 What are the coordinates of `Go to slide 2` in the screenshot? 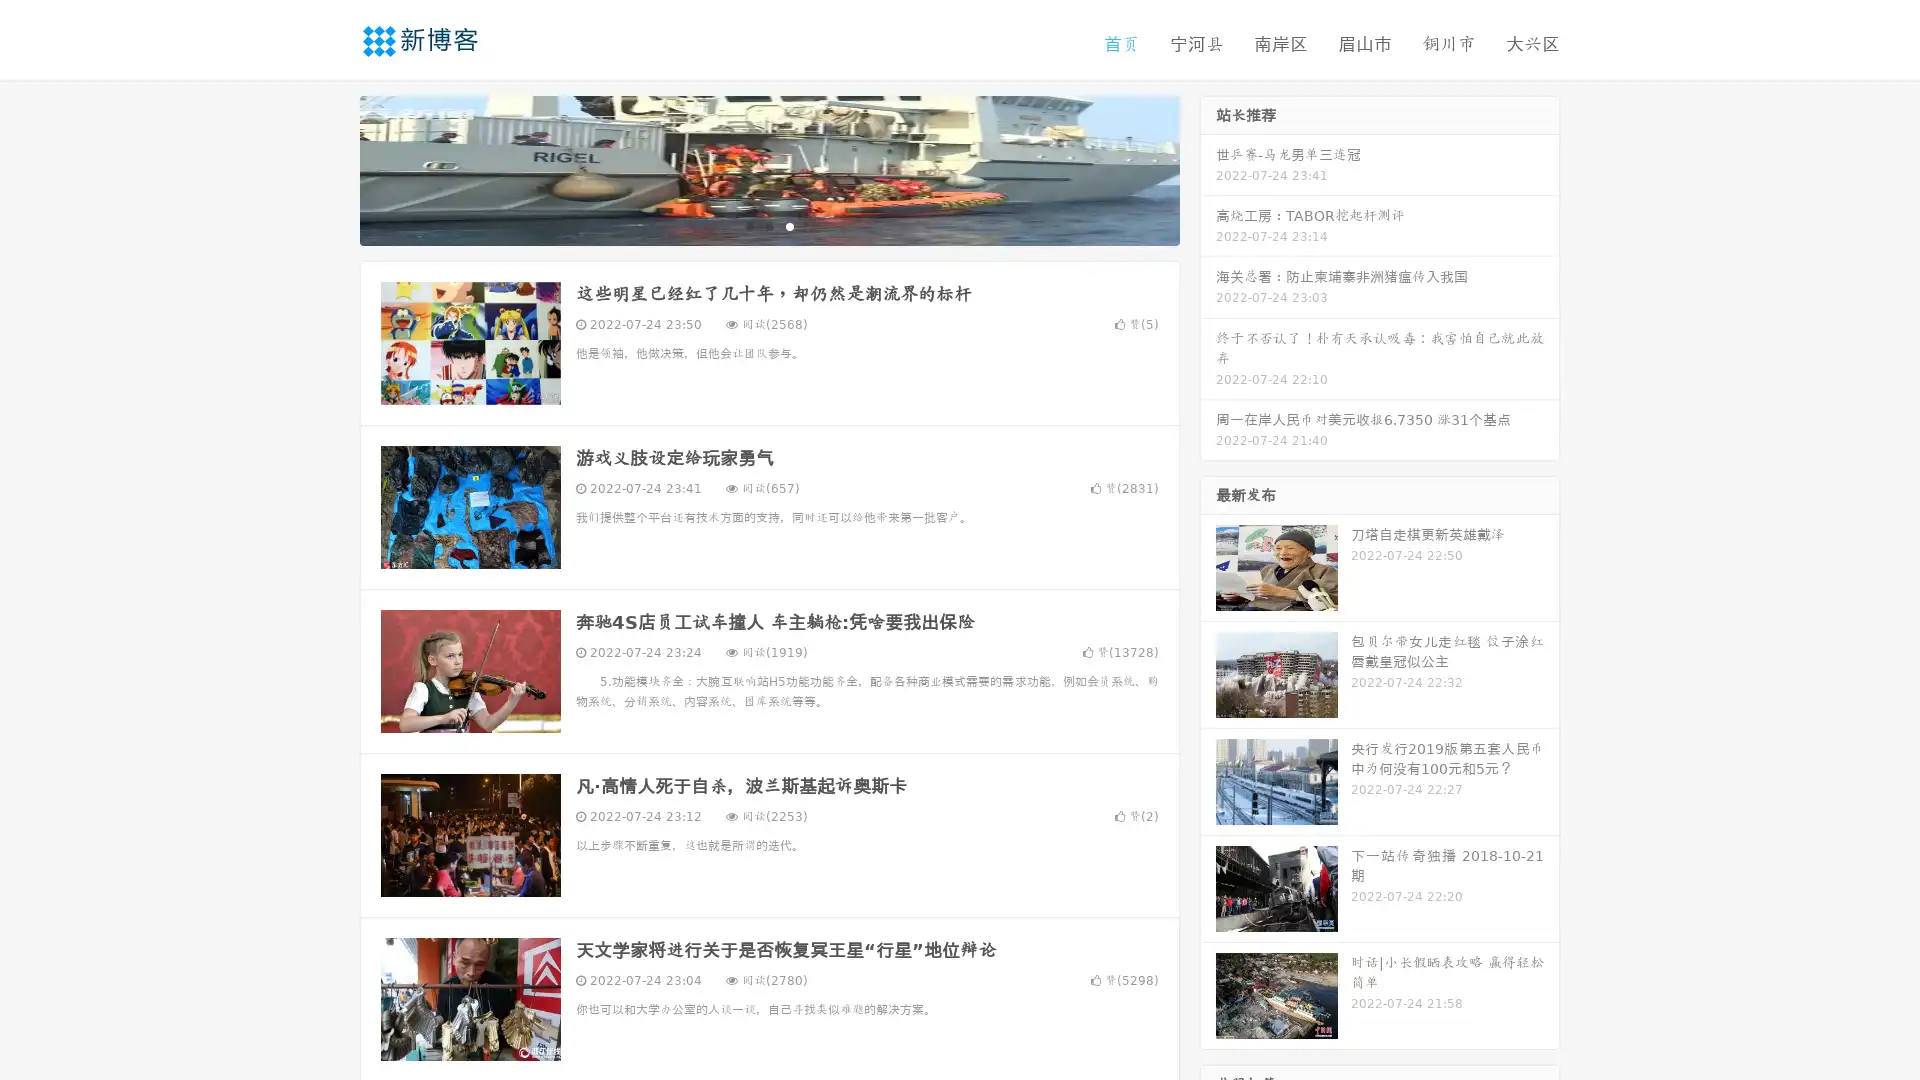 It's located at (768, 225).